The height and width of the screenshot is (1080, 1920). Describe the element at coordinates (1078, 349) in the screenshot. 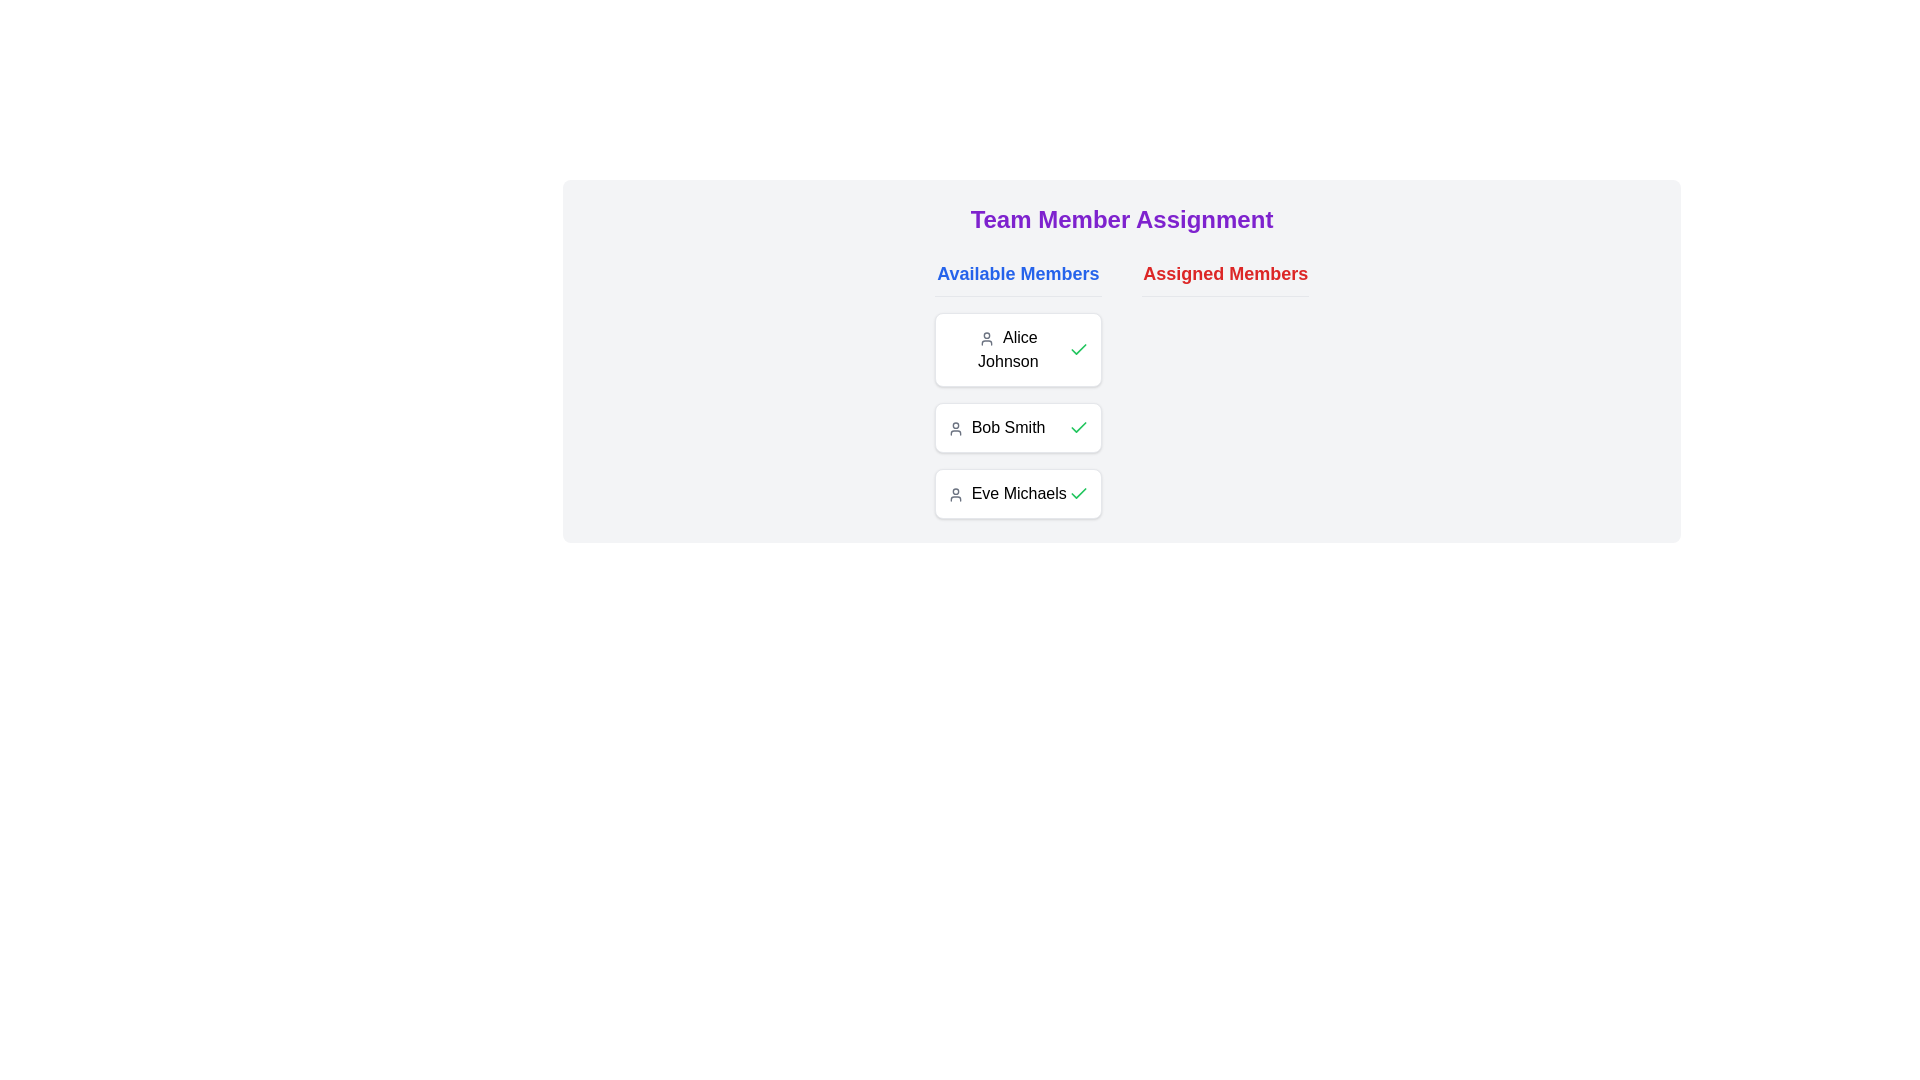

I see `the green check mark icon located in the right section of Alice Johnson's card, which is the first card from the top` at that location.